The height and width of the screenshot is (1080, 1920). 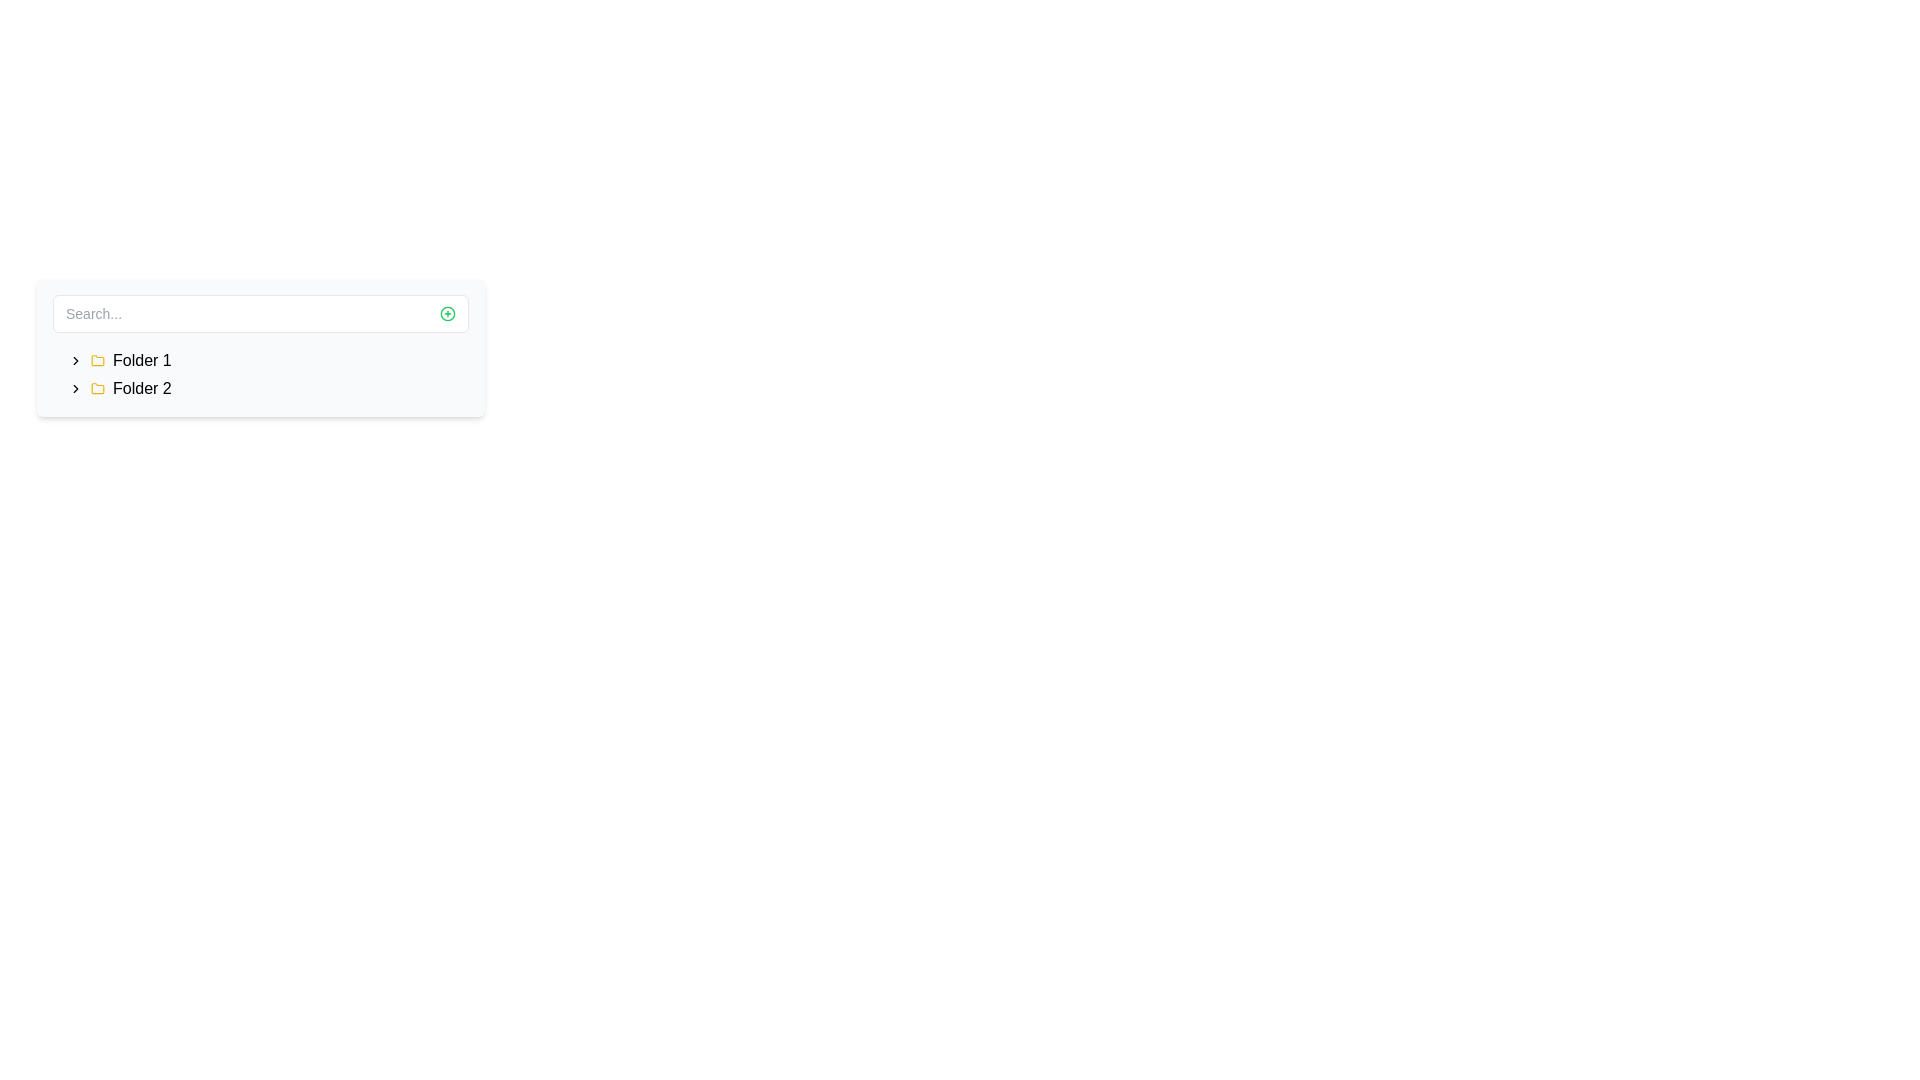 What do you see at coordinates (446, 313) in the screenshot?
I see `the green-bordered circular vector graphic located at the top-right corner near the search bar interface` at bounding box center [446, 313].